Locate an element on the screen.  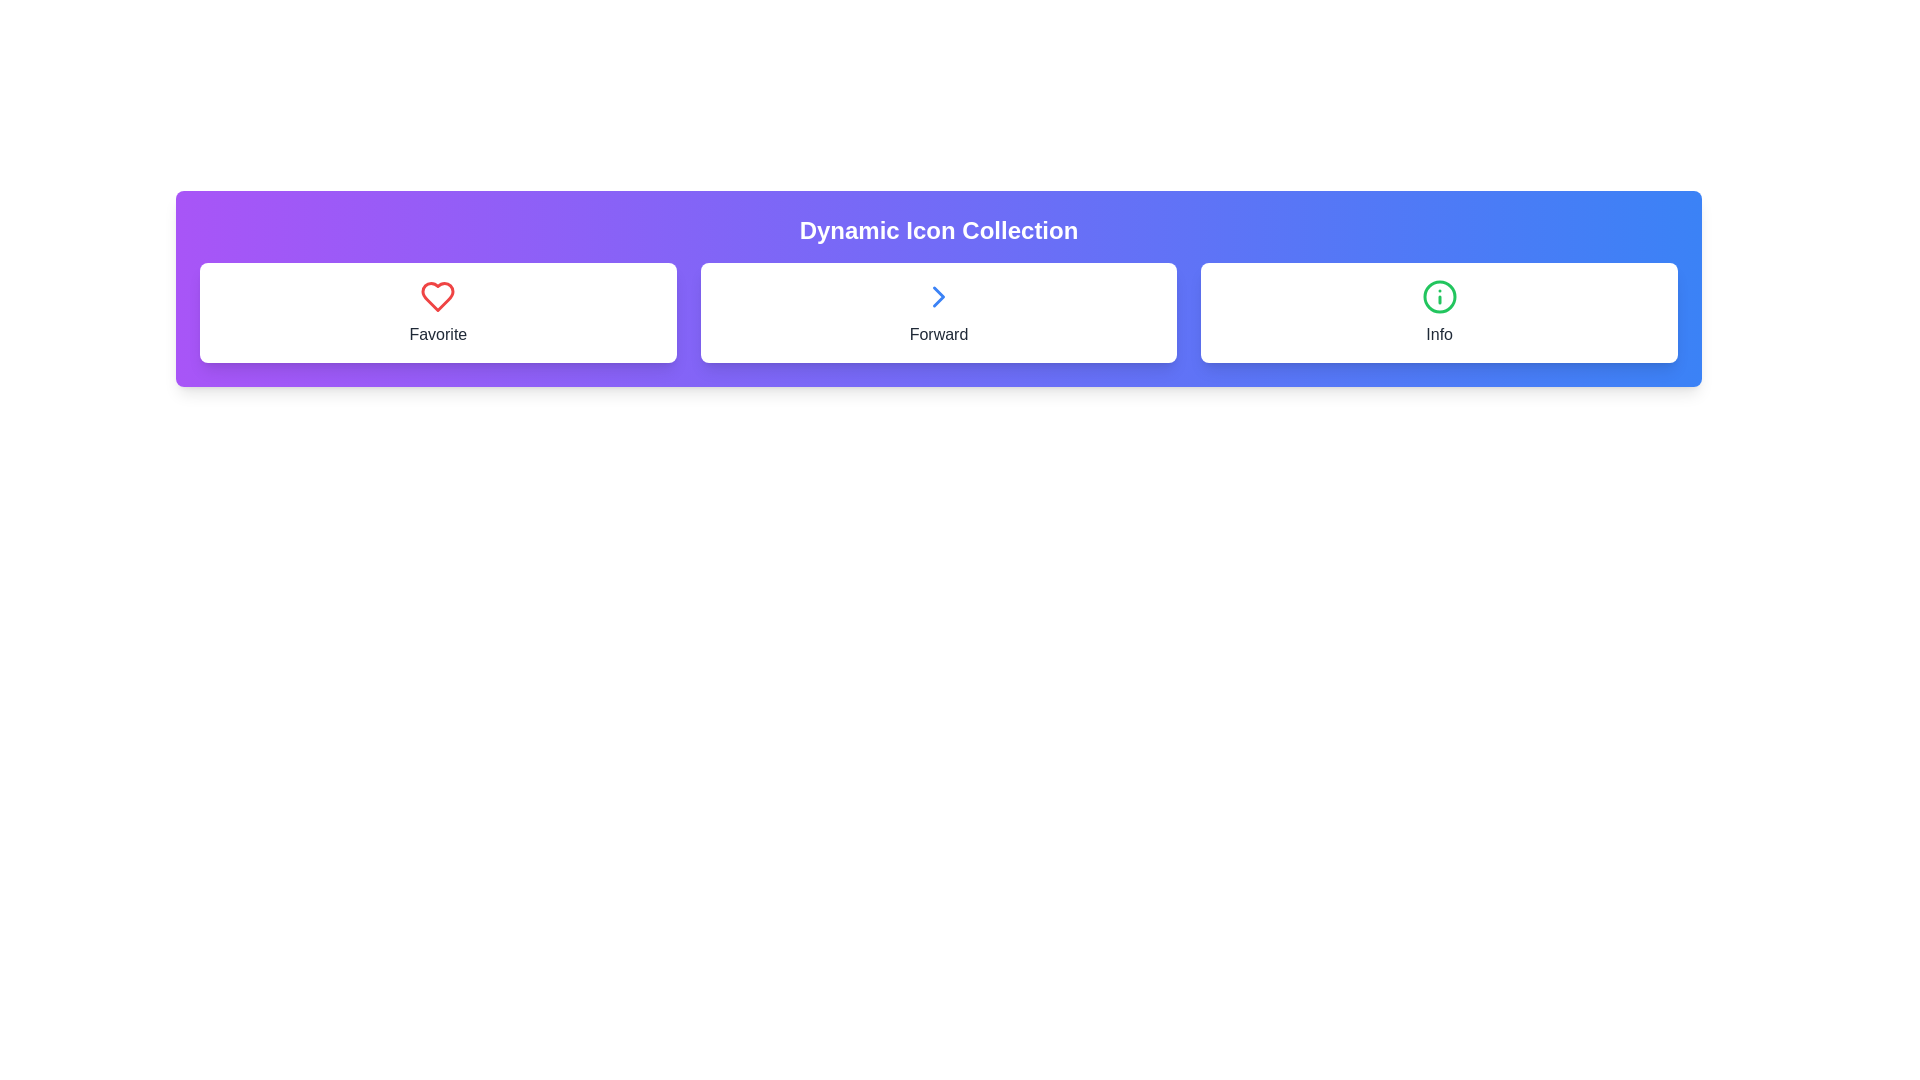
the circular green outlined informational icon with a central 'i' shape located within the 'Info' card is located at coordinates (1438, 297).